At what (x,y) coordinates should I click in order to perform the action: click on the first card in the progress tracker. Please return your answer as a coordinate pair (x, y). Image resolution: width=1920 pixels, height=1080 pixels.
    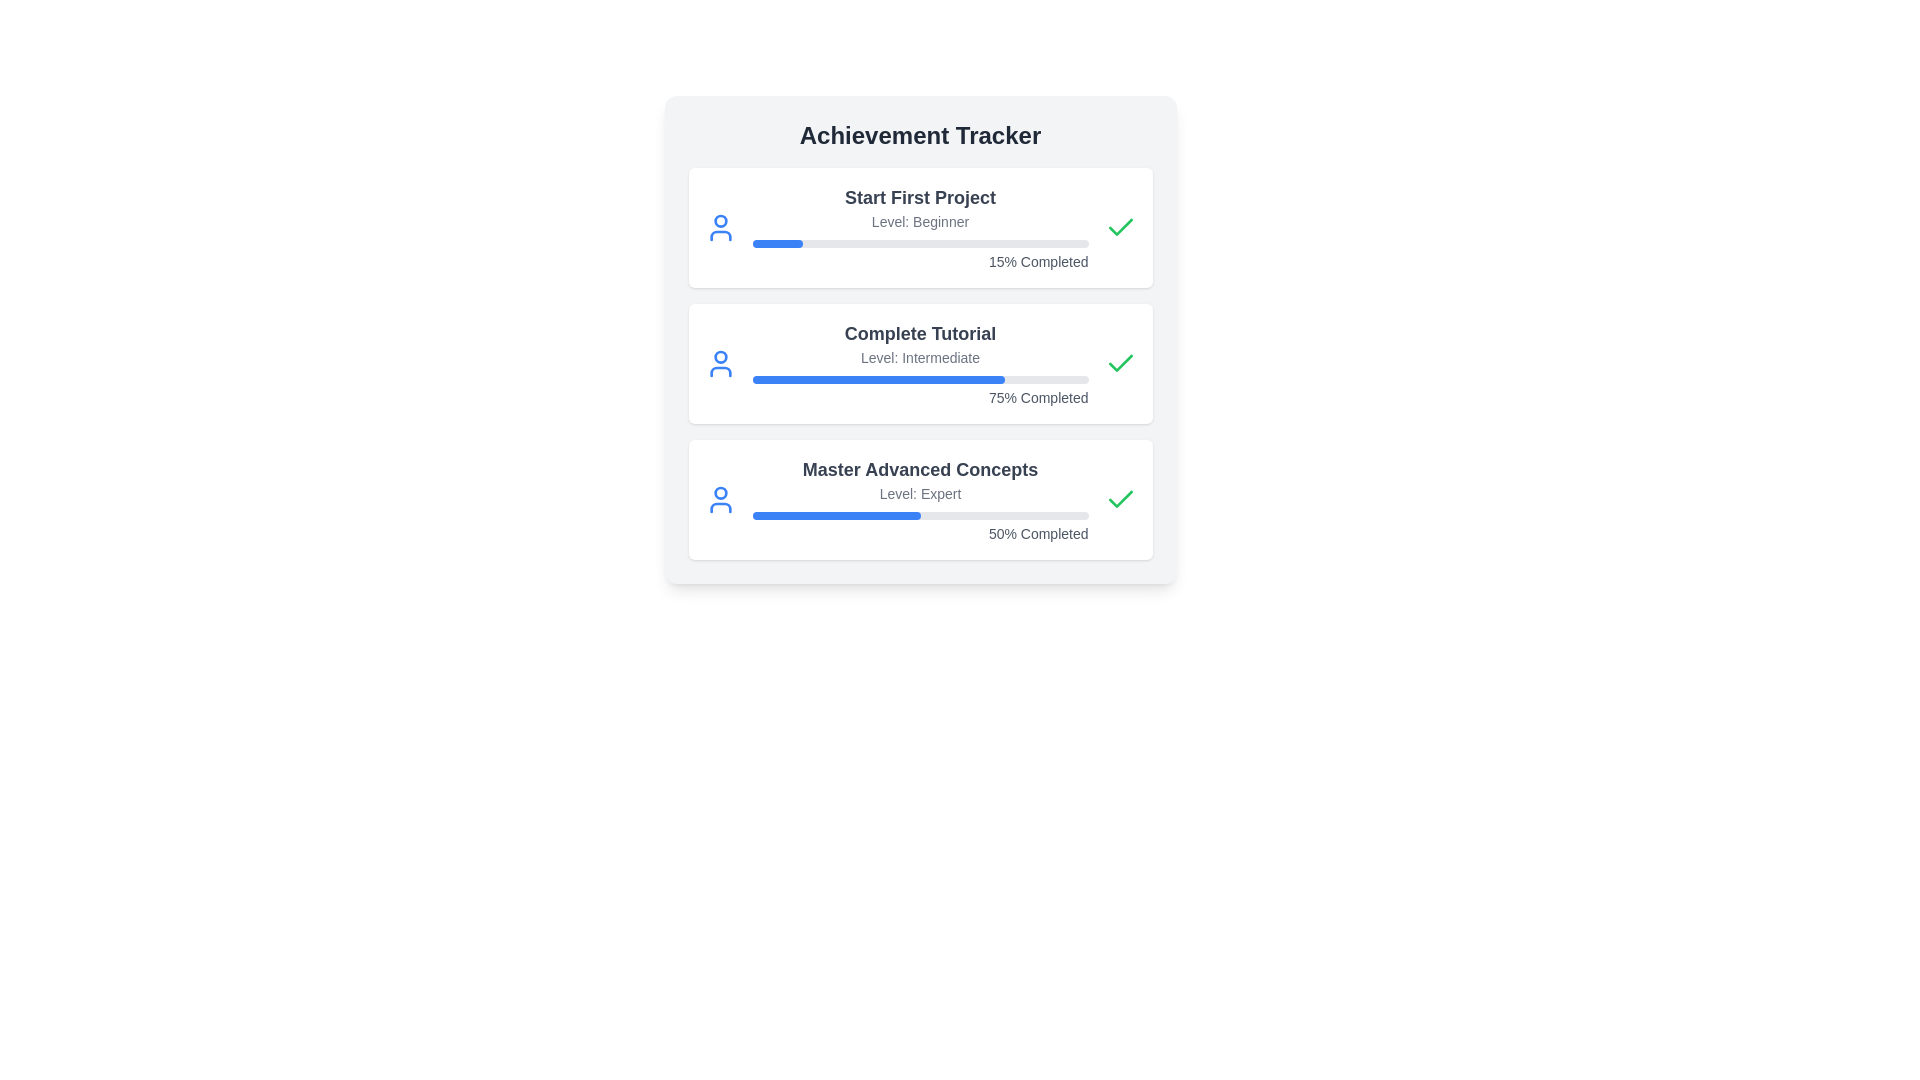
    Looking at the image, I should click on (919, 226).